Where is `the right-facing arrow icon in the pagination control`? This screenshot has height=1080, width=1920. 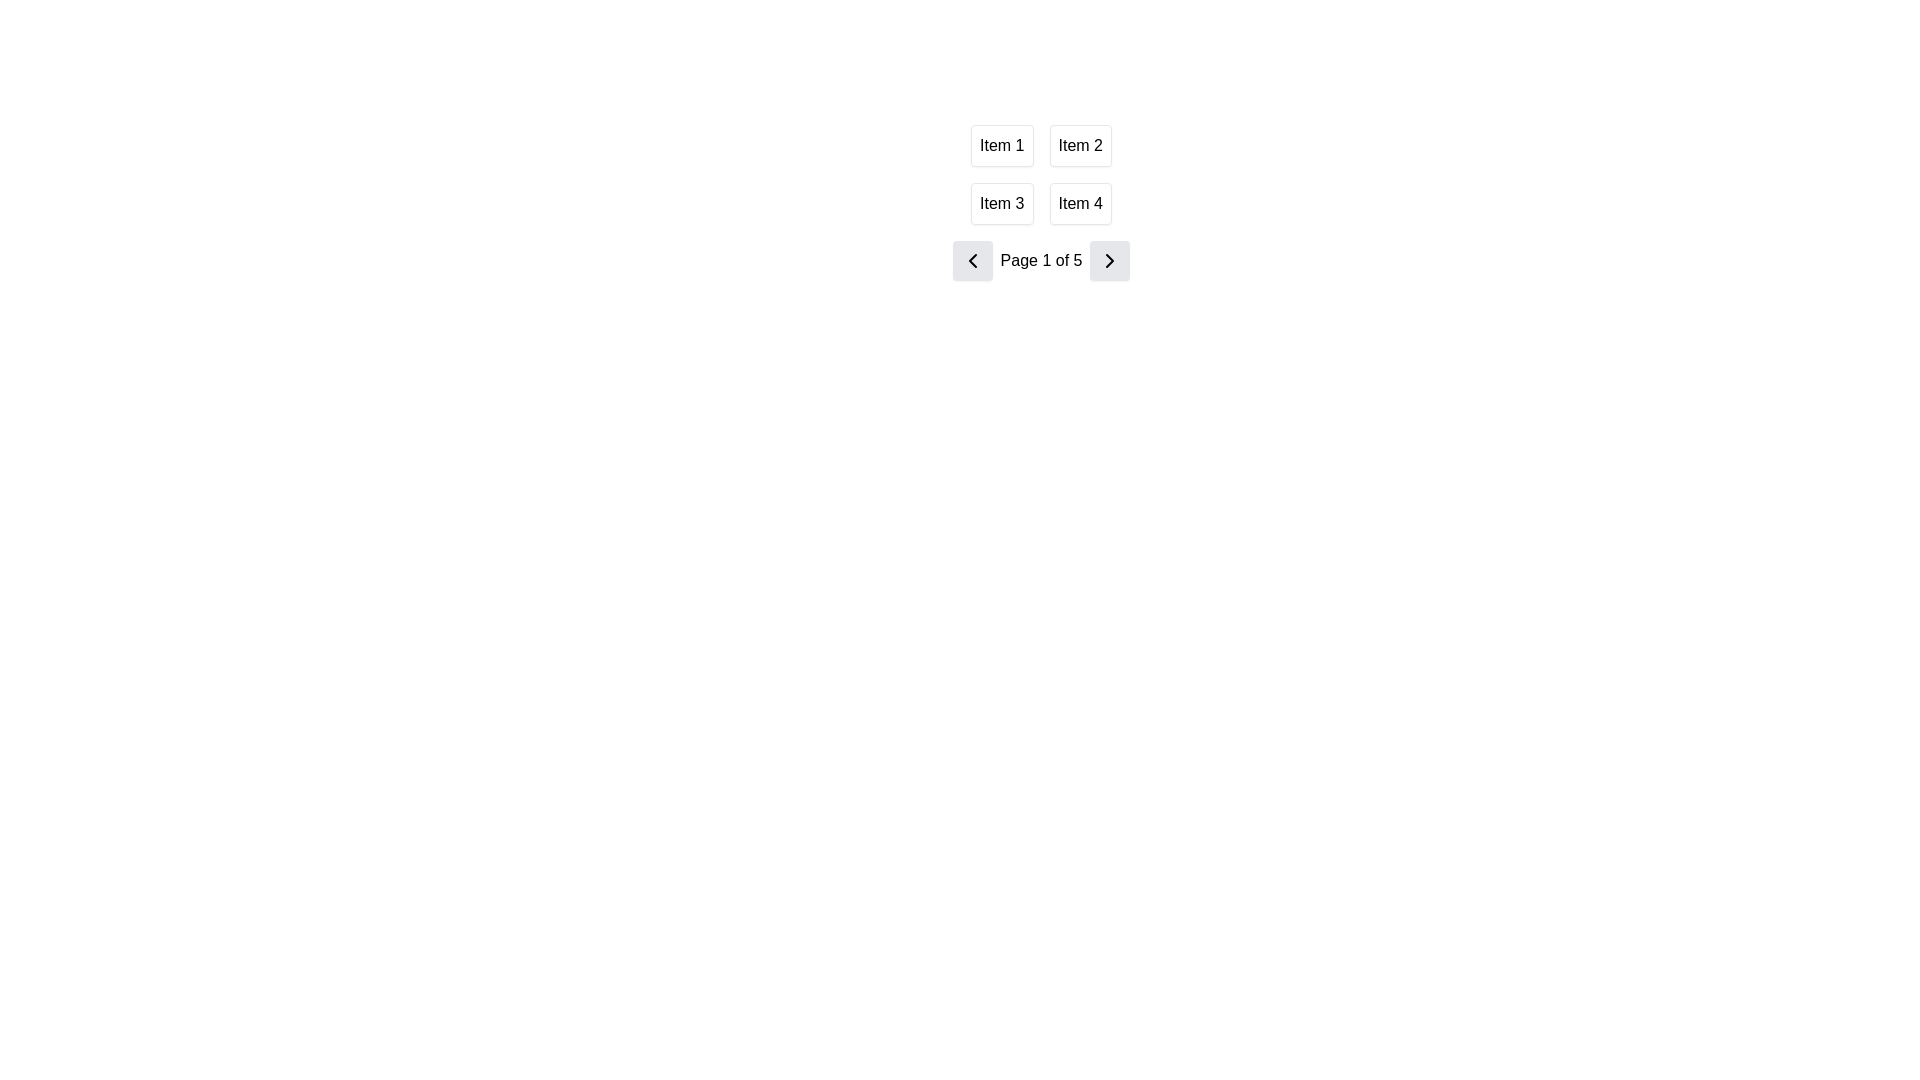
the right-facing arrow icon in the pagination control is located at coordinates (1109, 260).